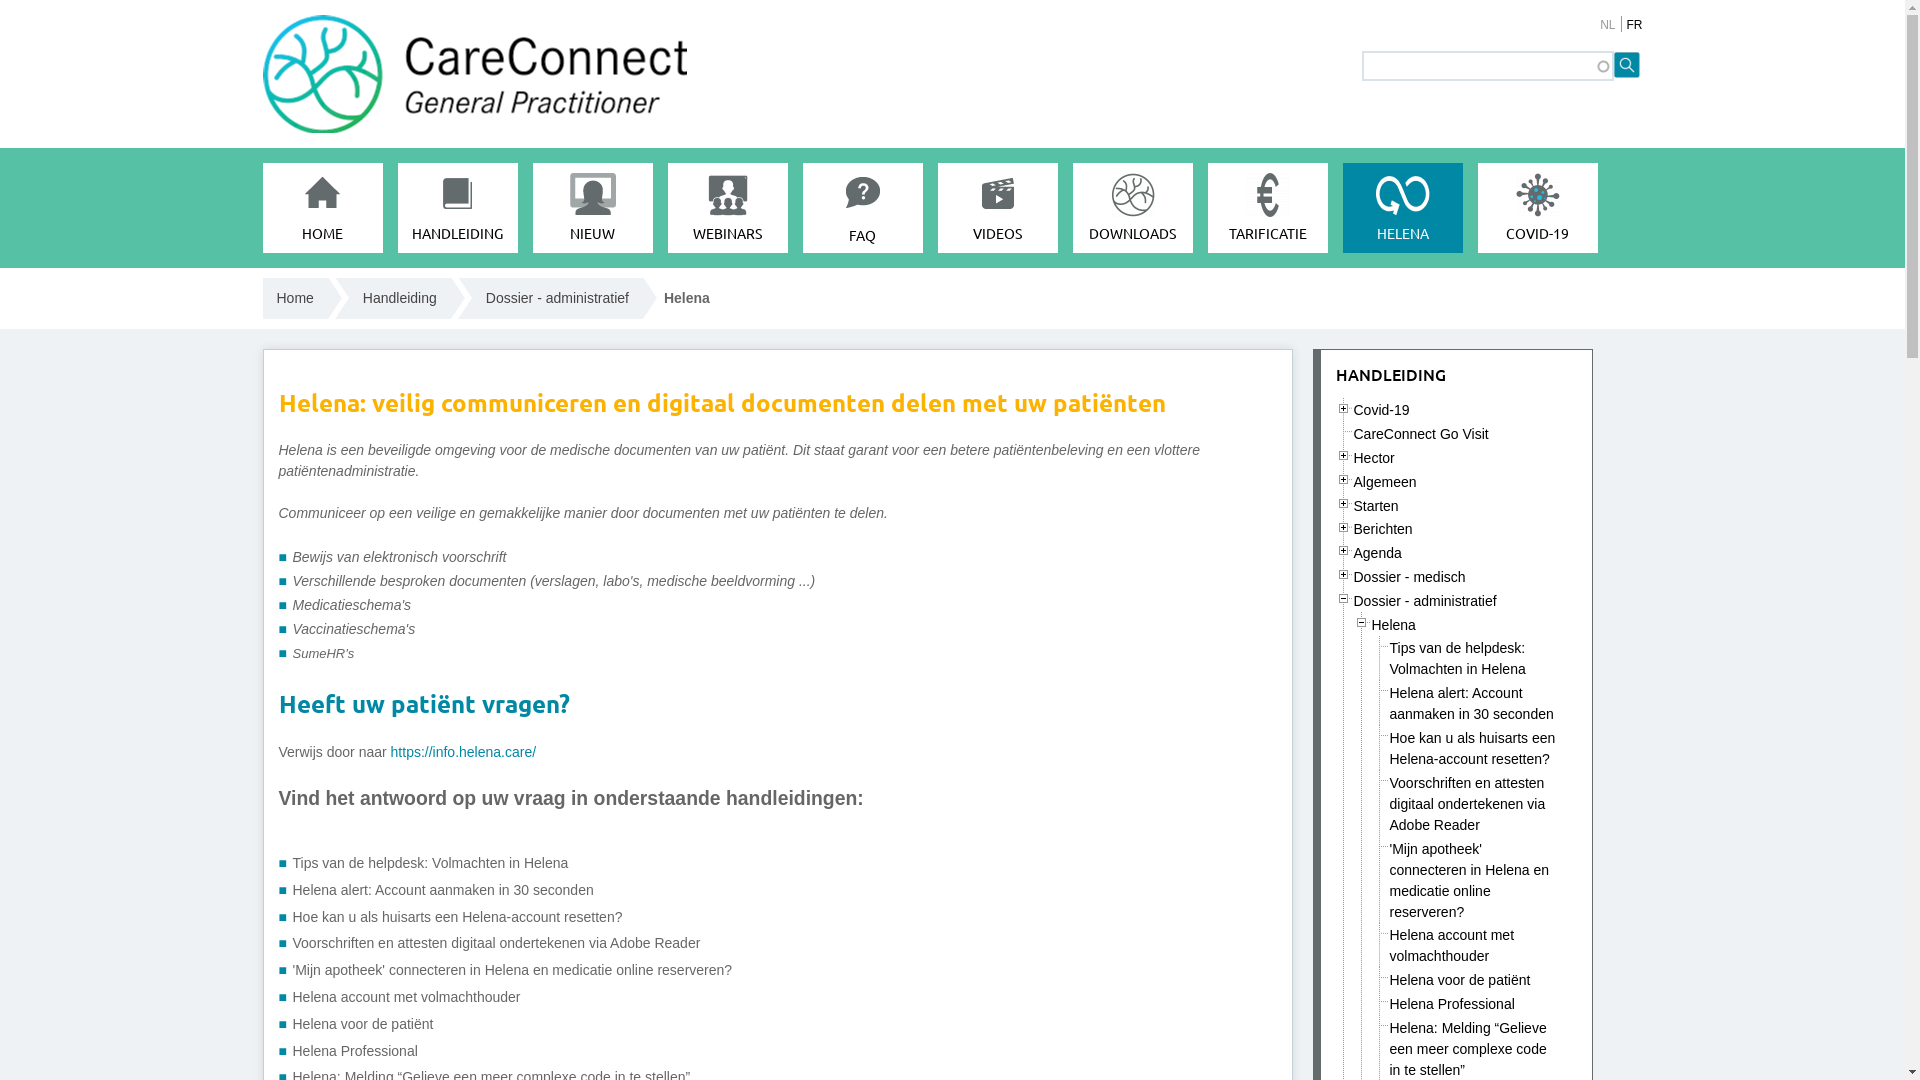  I want to click on ' ', so click(1344, 597).